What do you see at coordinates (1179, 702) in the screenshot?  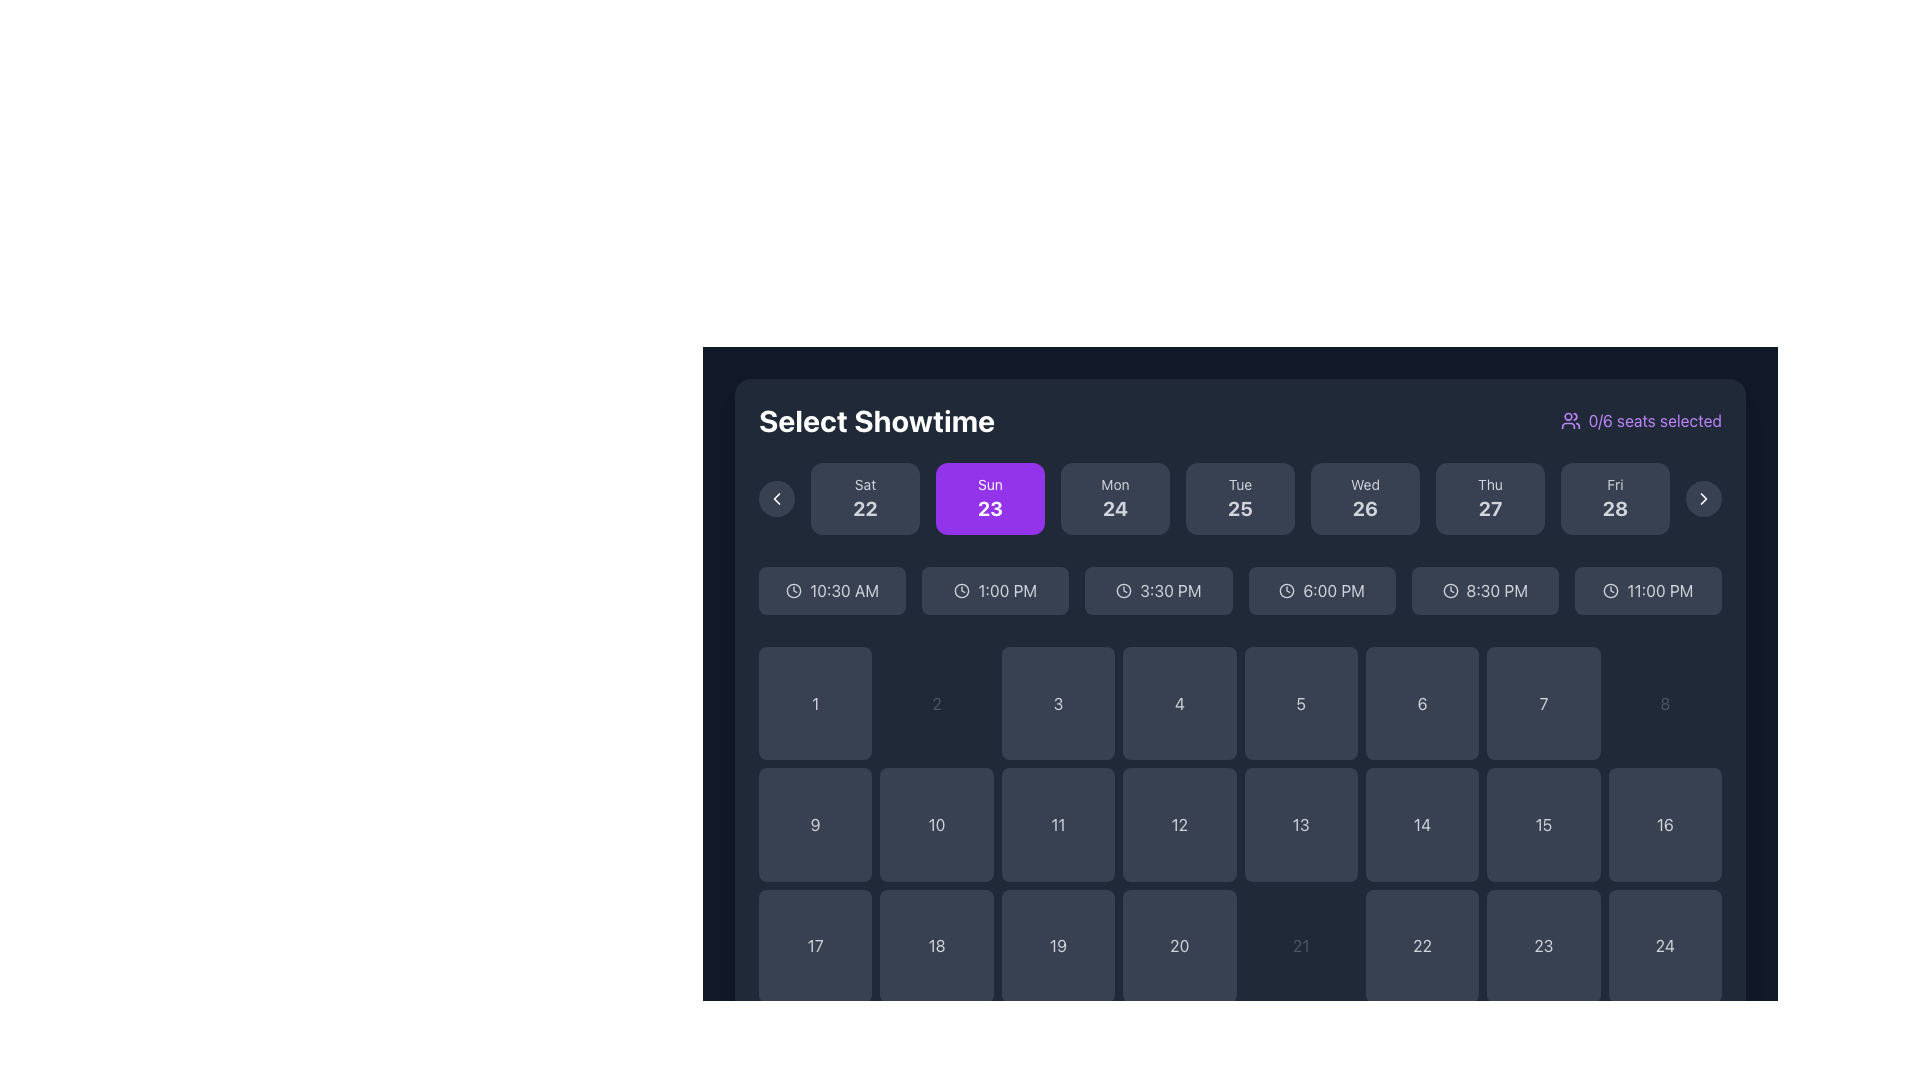 I see `the square button labeled '4', which has a dark gray background and light gray text, to provide visual feedback` at bounding box center [1179, 702].